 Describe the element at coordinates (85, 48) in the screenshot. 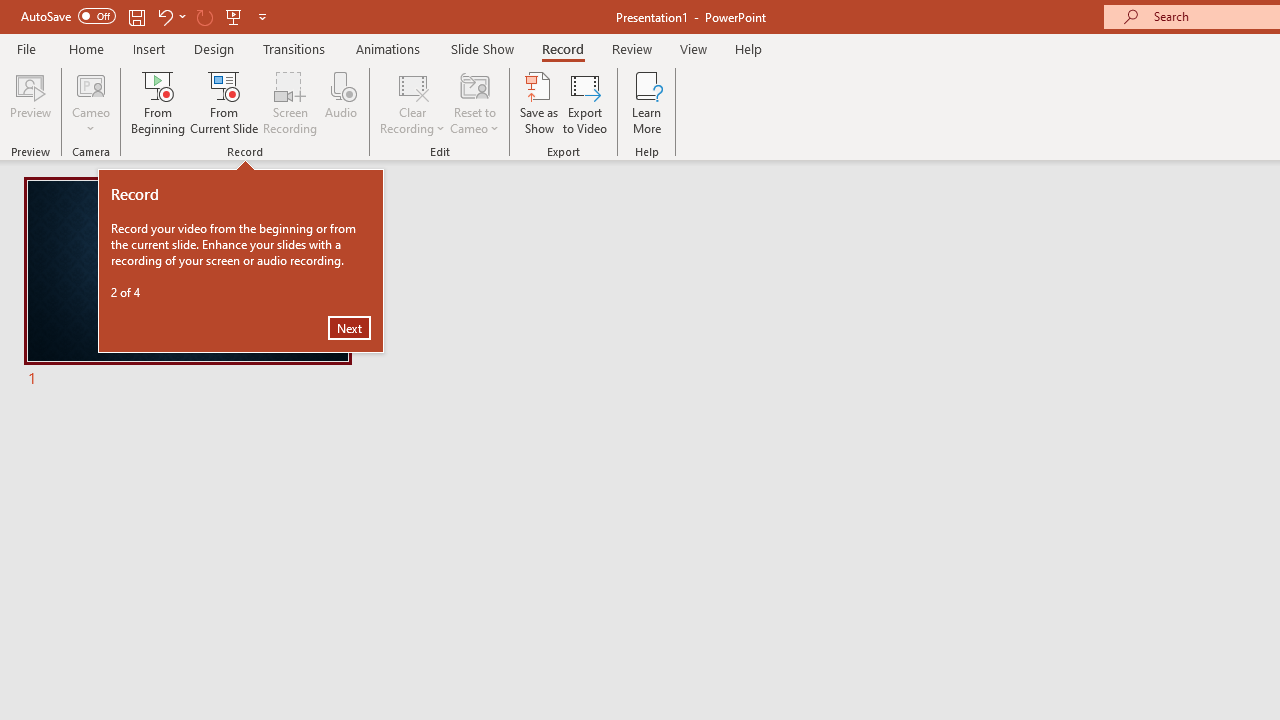

I see `'Home'` at that location.